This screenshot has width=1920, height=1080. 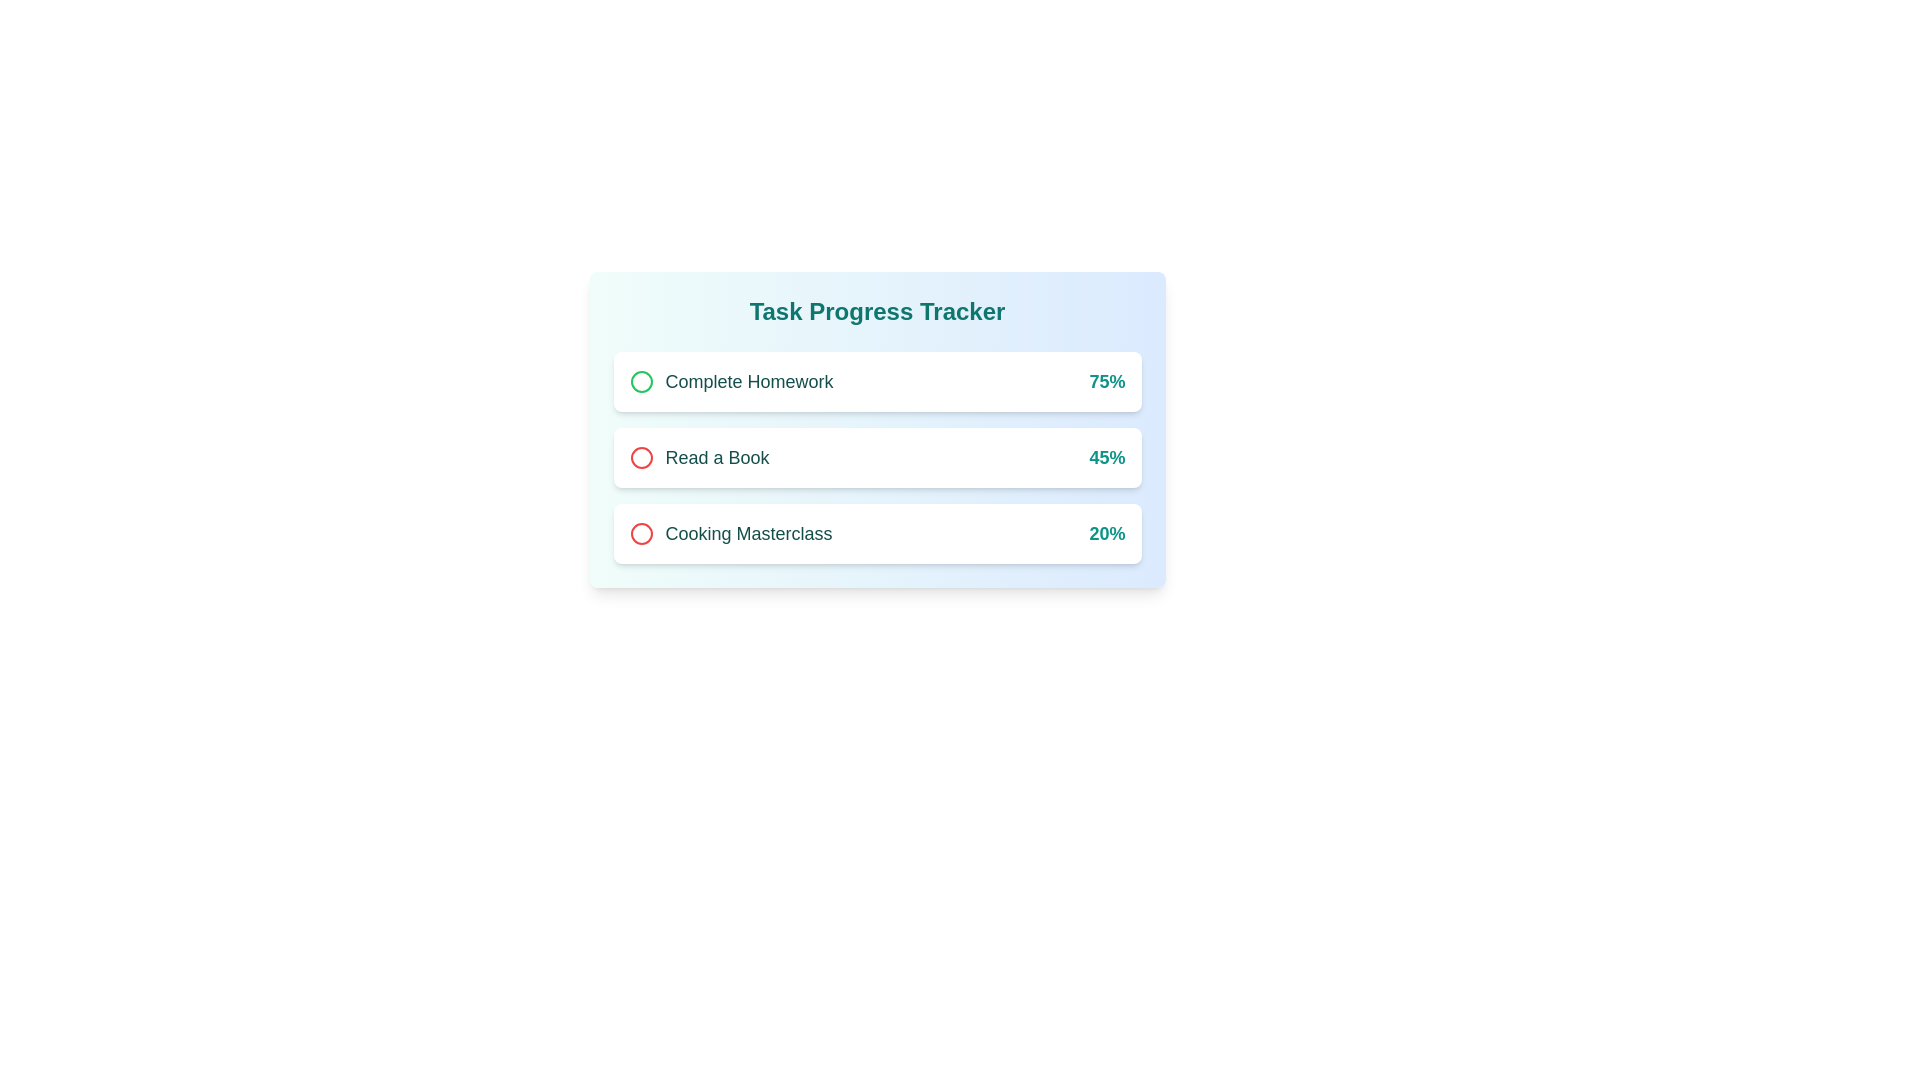 What do you see at coordinates (877, 458) in the screenshot?
I see `the second list item in the Task Progress Tracker section that displays the progress status of the task 'Read a Book', which is indicated by a red icon for an incomplete task` at bounding box center [877, 458].